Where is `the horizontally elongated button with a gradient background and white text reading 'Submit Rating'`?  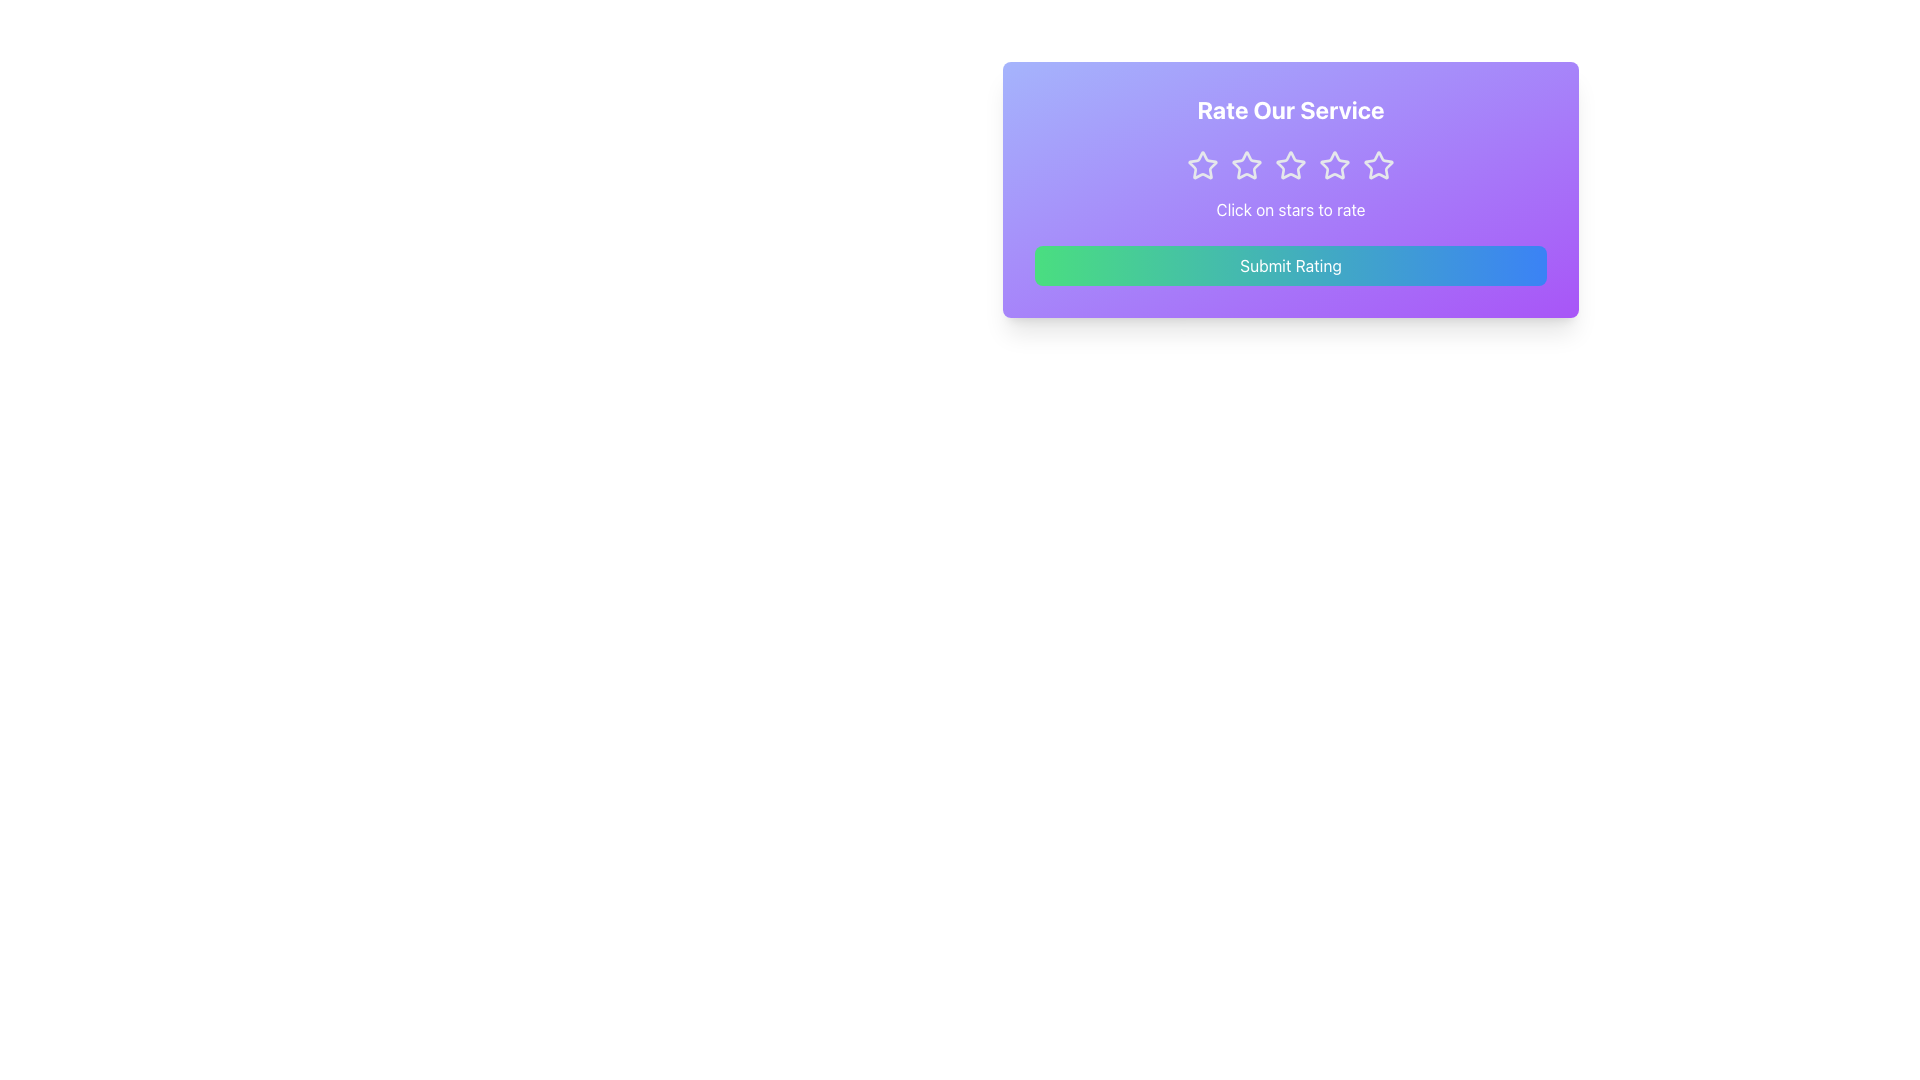
the horizontally elongated button with a gradient background and white text reading 'Submit Rating' is located at coordinates (1291, 265).